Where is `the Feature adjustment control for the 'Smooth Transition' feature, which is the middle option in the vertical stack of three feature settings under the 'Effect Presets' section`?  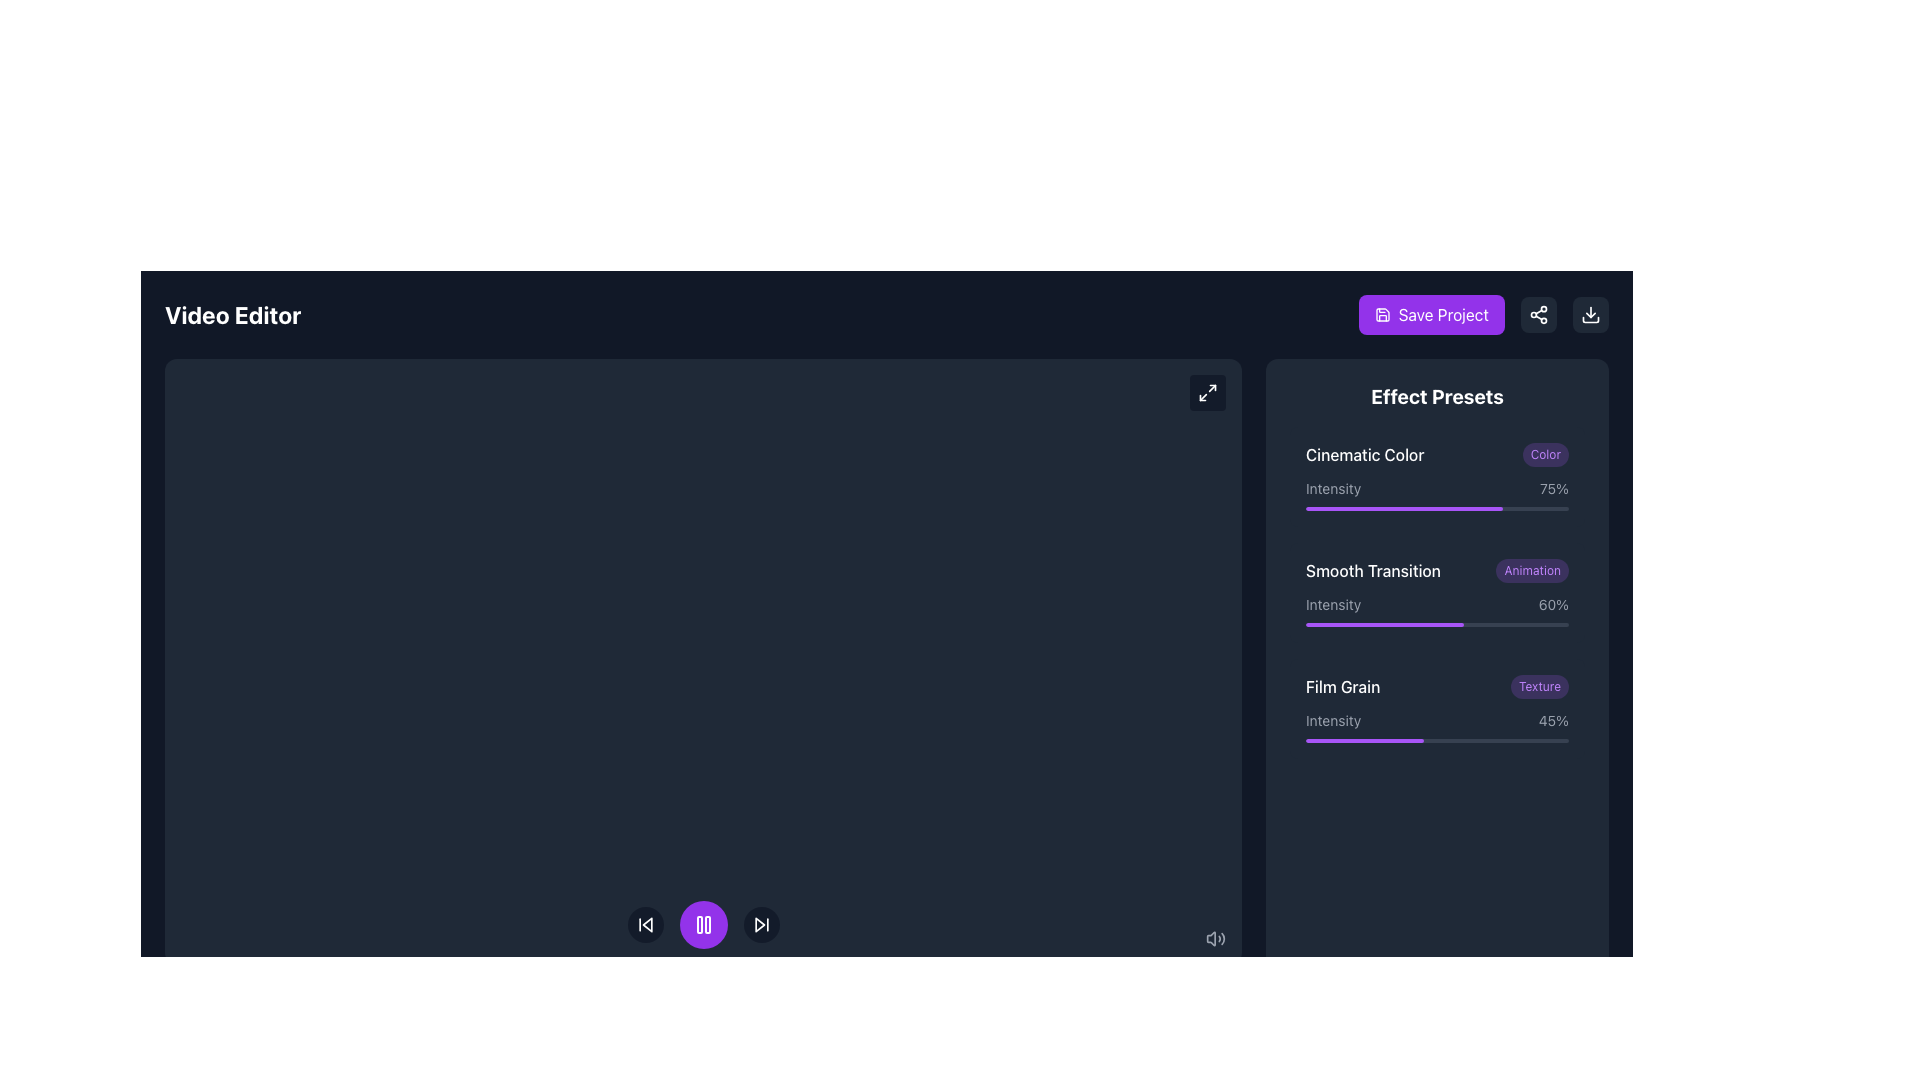 the Feature adjustment control for the 'Smooth Transition' feature, which is the middle option in the vertical stack of three feature settings under the 'Effect Presets' section is located at coordinates (1436, 592).